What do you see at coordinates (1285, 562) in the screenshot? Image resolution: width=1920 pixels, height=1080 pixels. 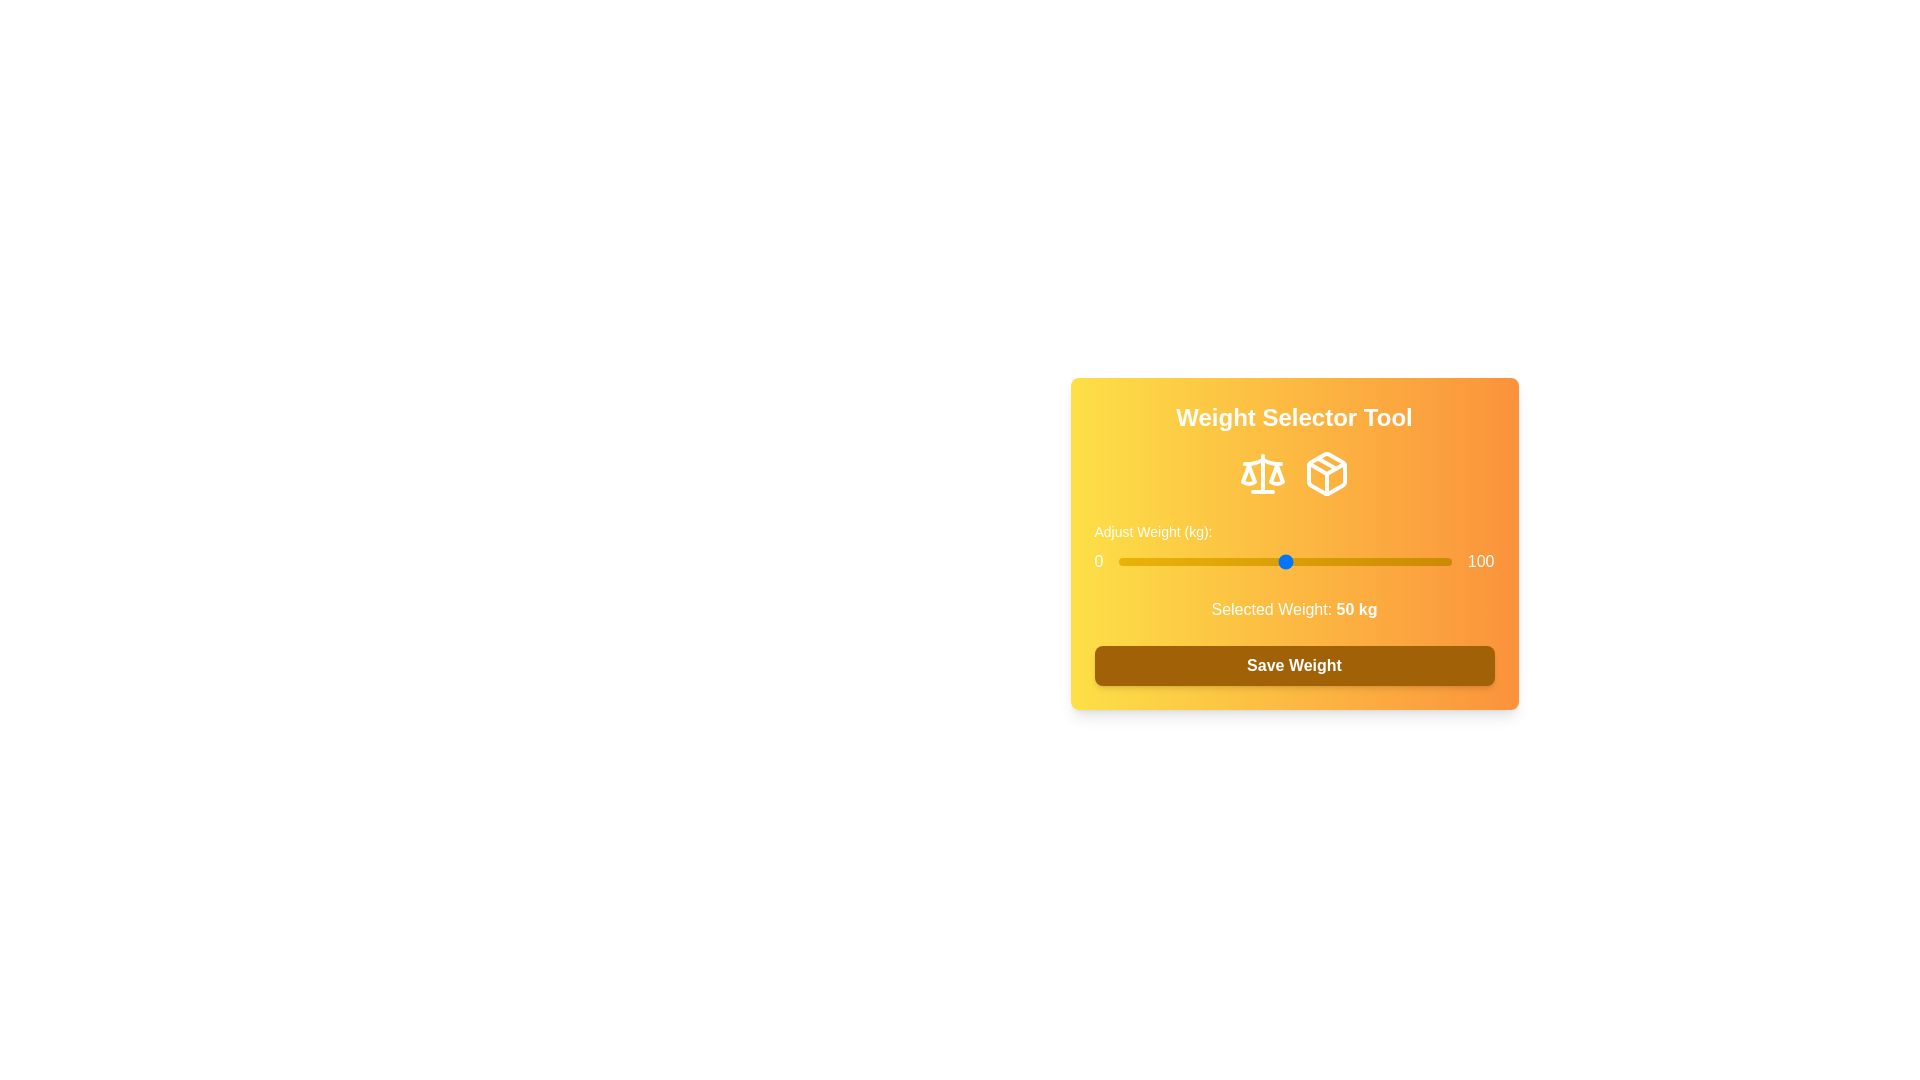 I see `the weight slider to focus on it` at bounding box center [1285, 562].